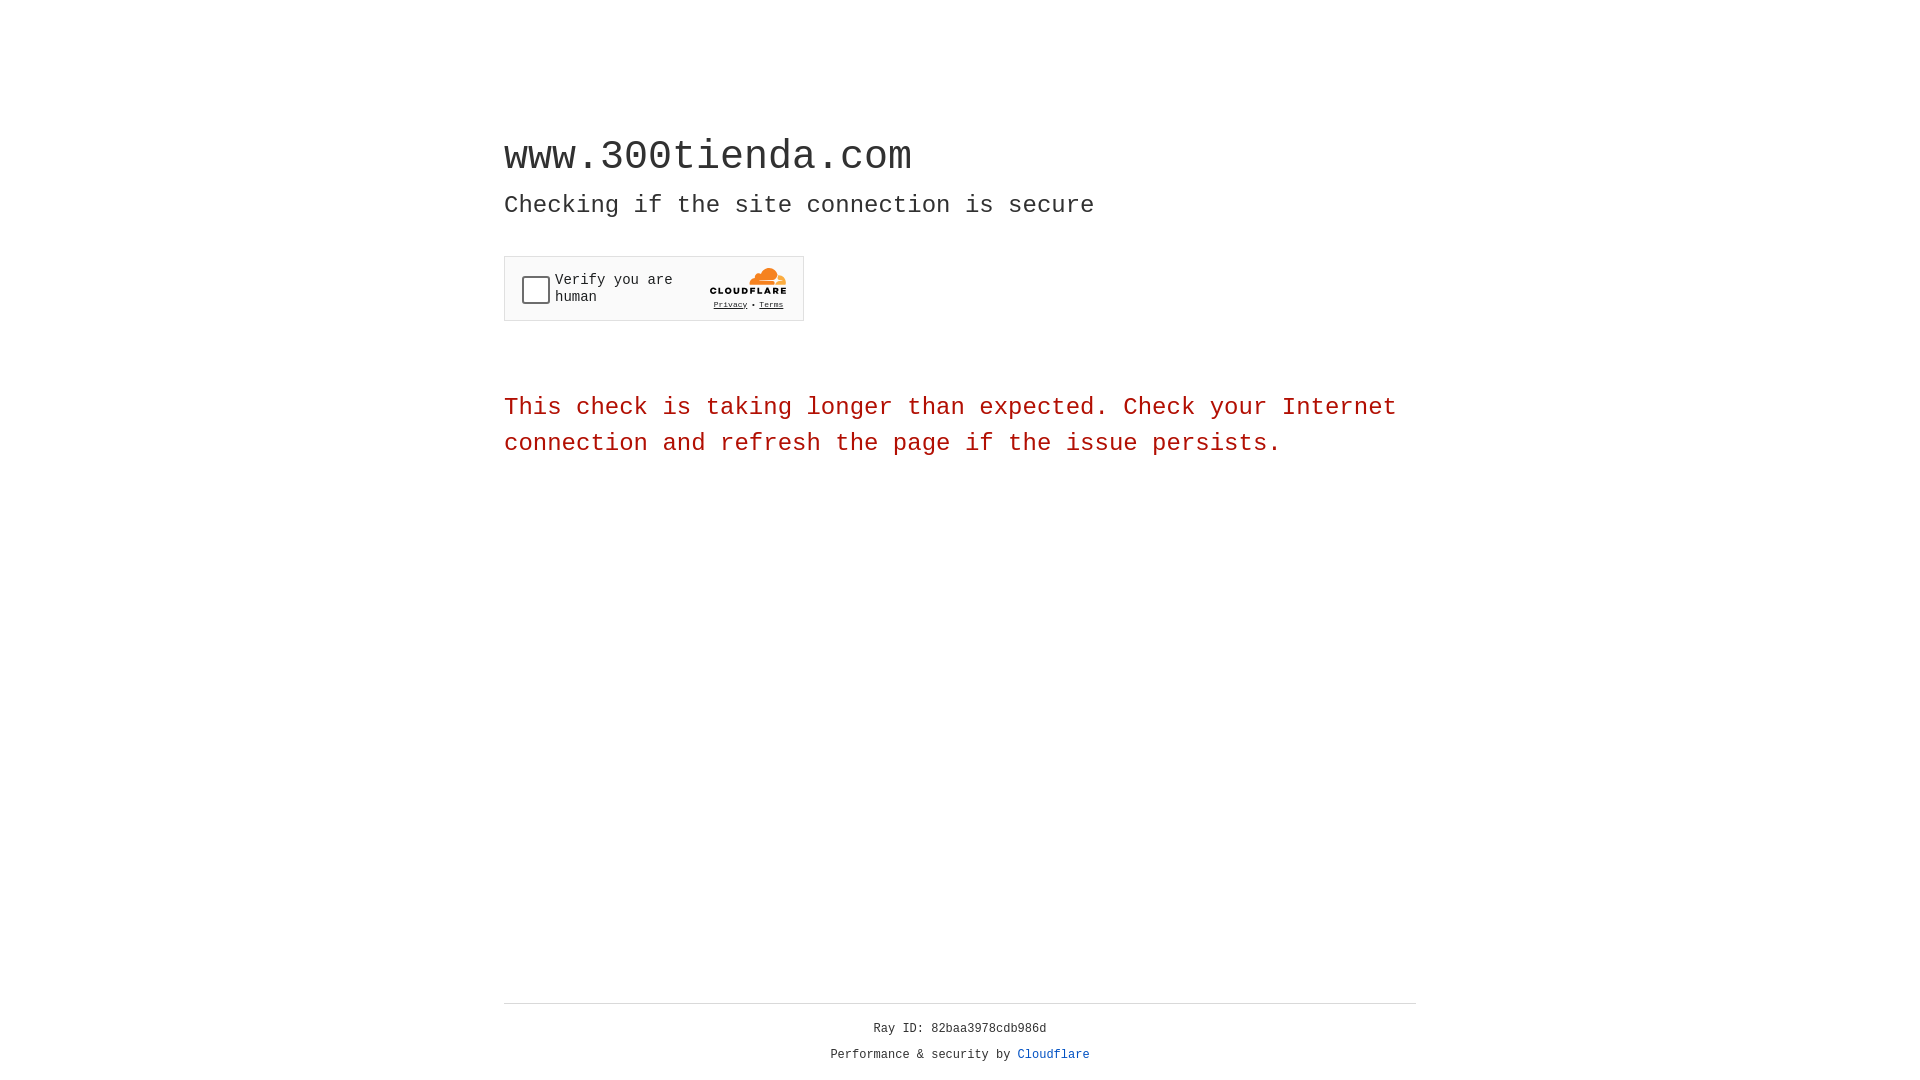  What do you see at coordinates (653, 288) in the screenshot?
I see `'Widget containing a Cloudflare security challenge'` at bounding box center [653, 288].